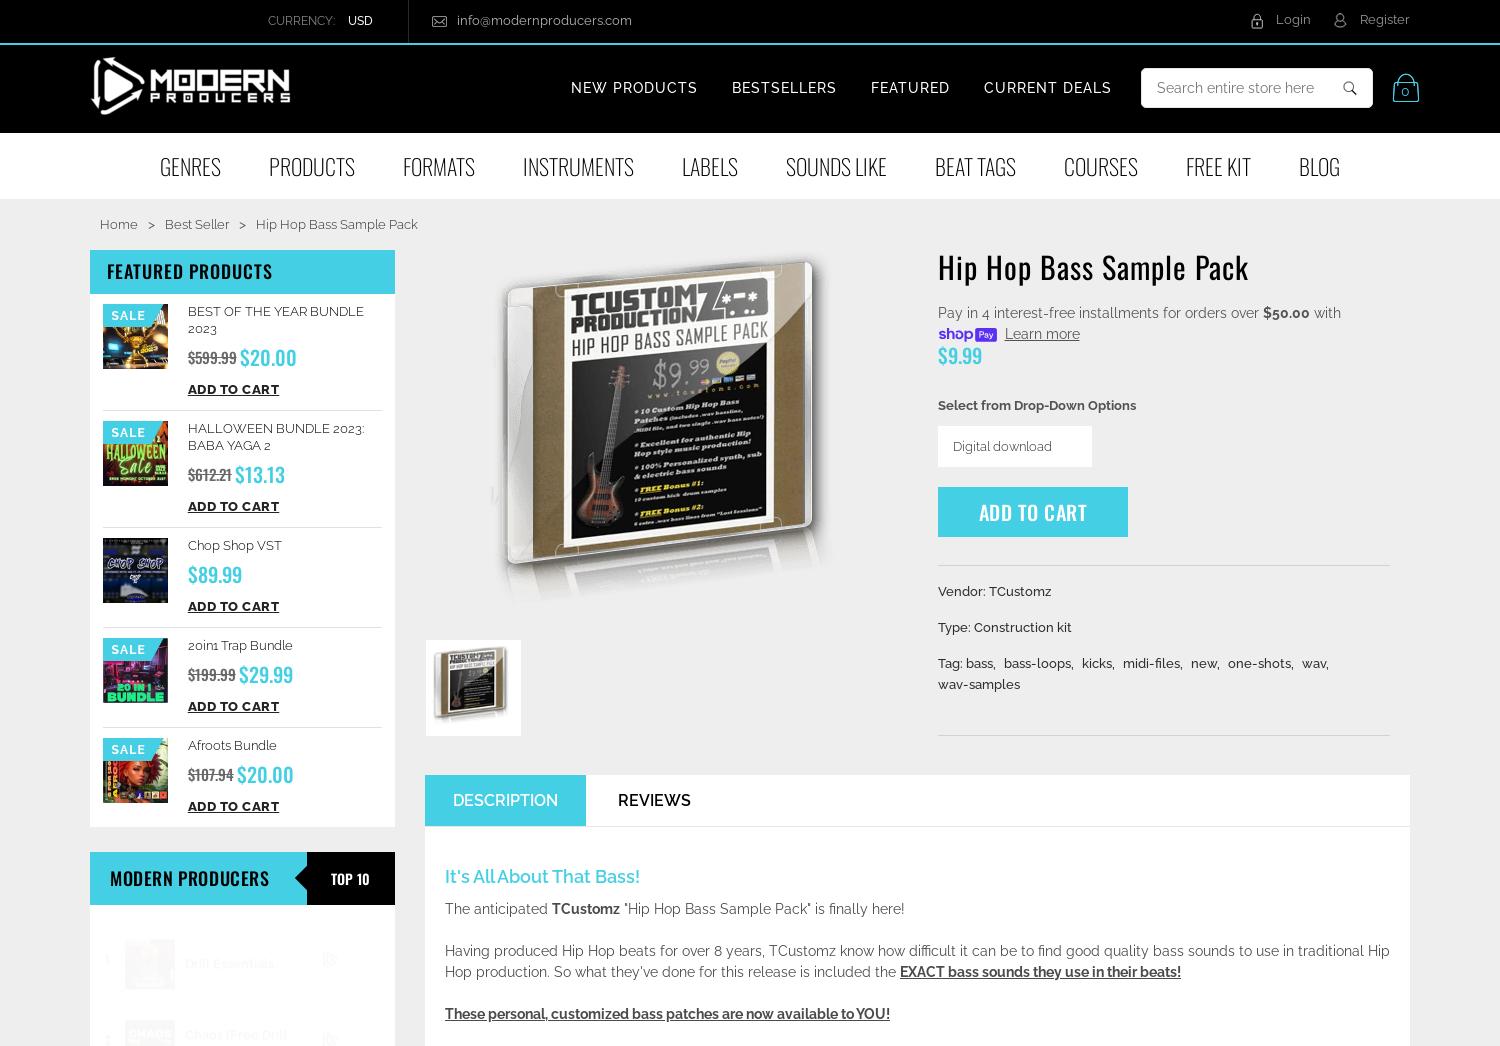 The image size is (1500, 1046). I want to click on 'COURSES', so click(1100, 166).